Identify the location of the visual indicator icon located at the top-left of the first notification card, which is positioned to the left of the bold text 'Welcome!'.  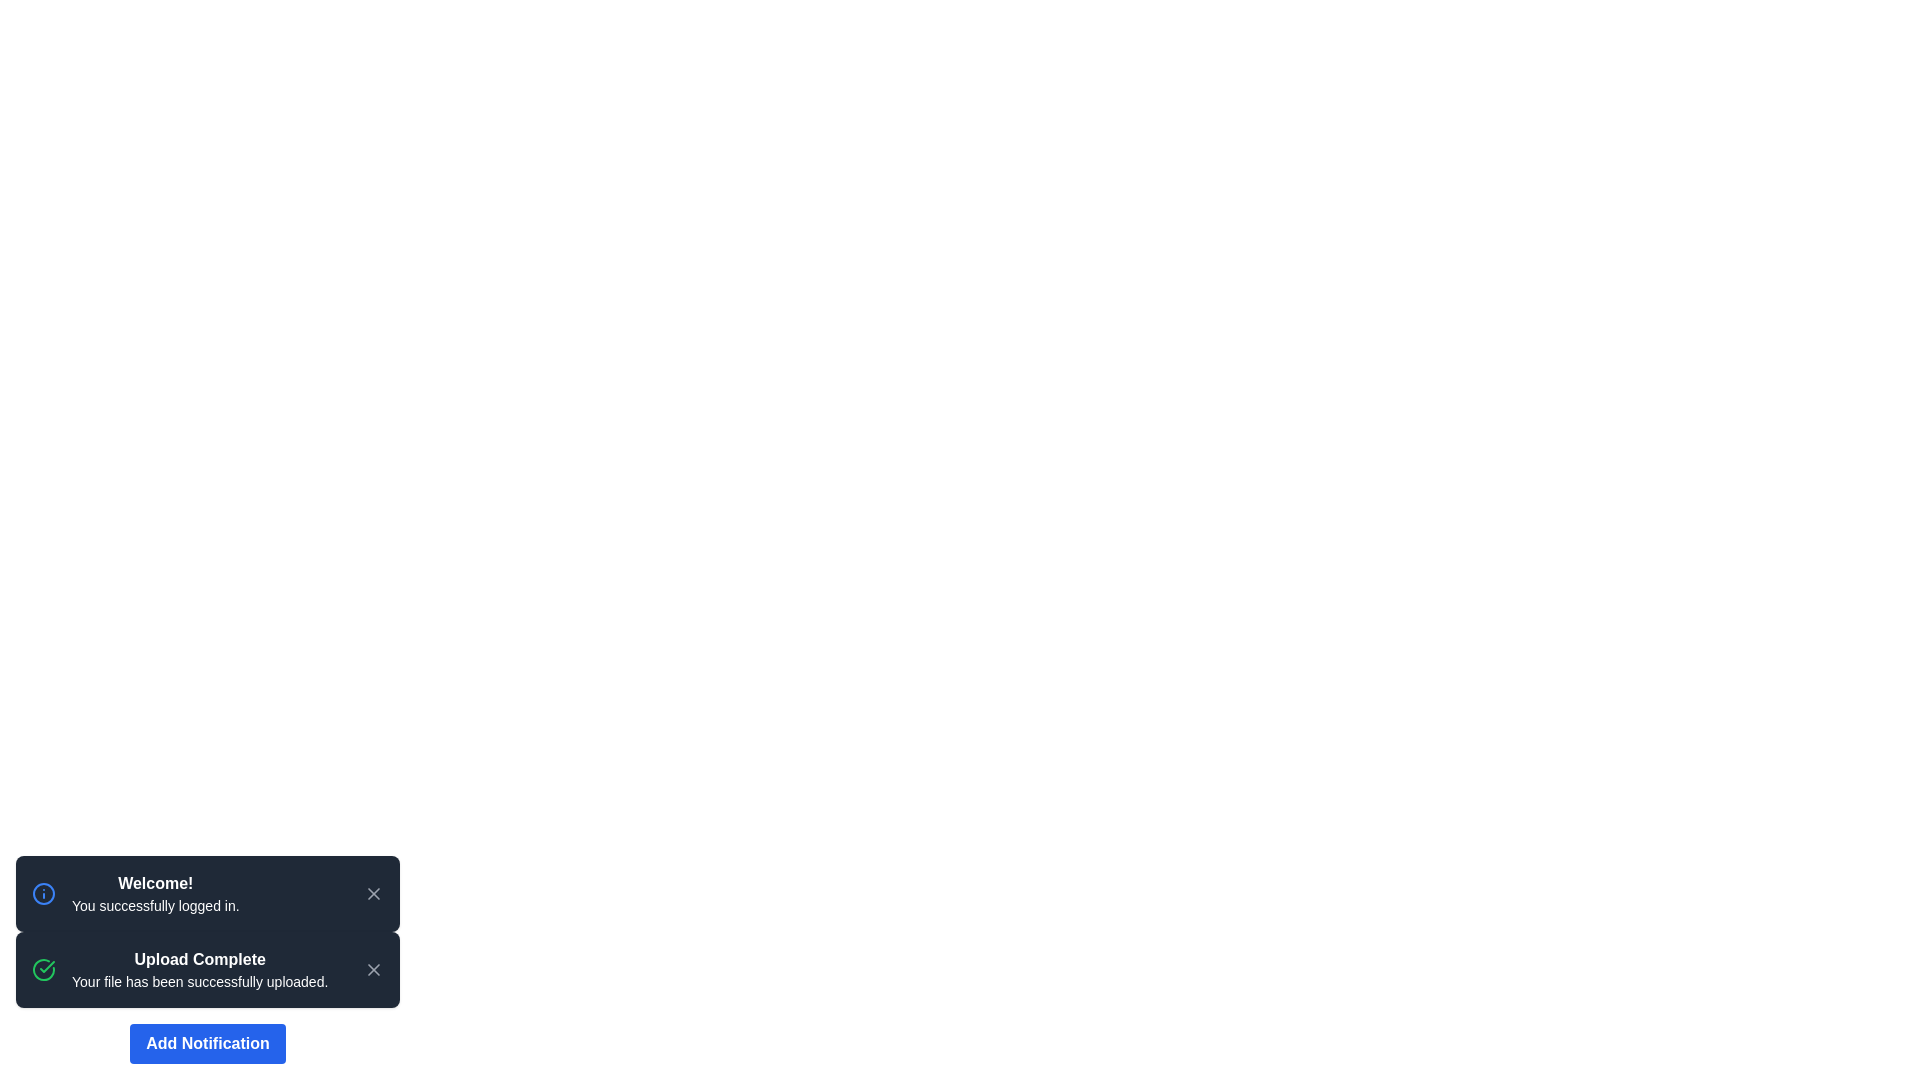
(43, 893).